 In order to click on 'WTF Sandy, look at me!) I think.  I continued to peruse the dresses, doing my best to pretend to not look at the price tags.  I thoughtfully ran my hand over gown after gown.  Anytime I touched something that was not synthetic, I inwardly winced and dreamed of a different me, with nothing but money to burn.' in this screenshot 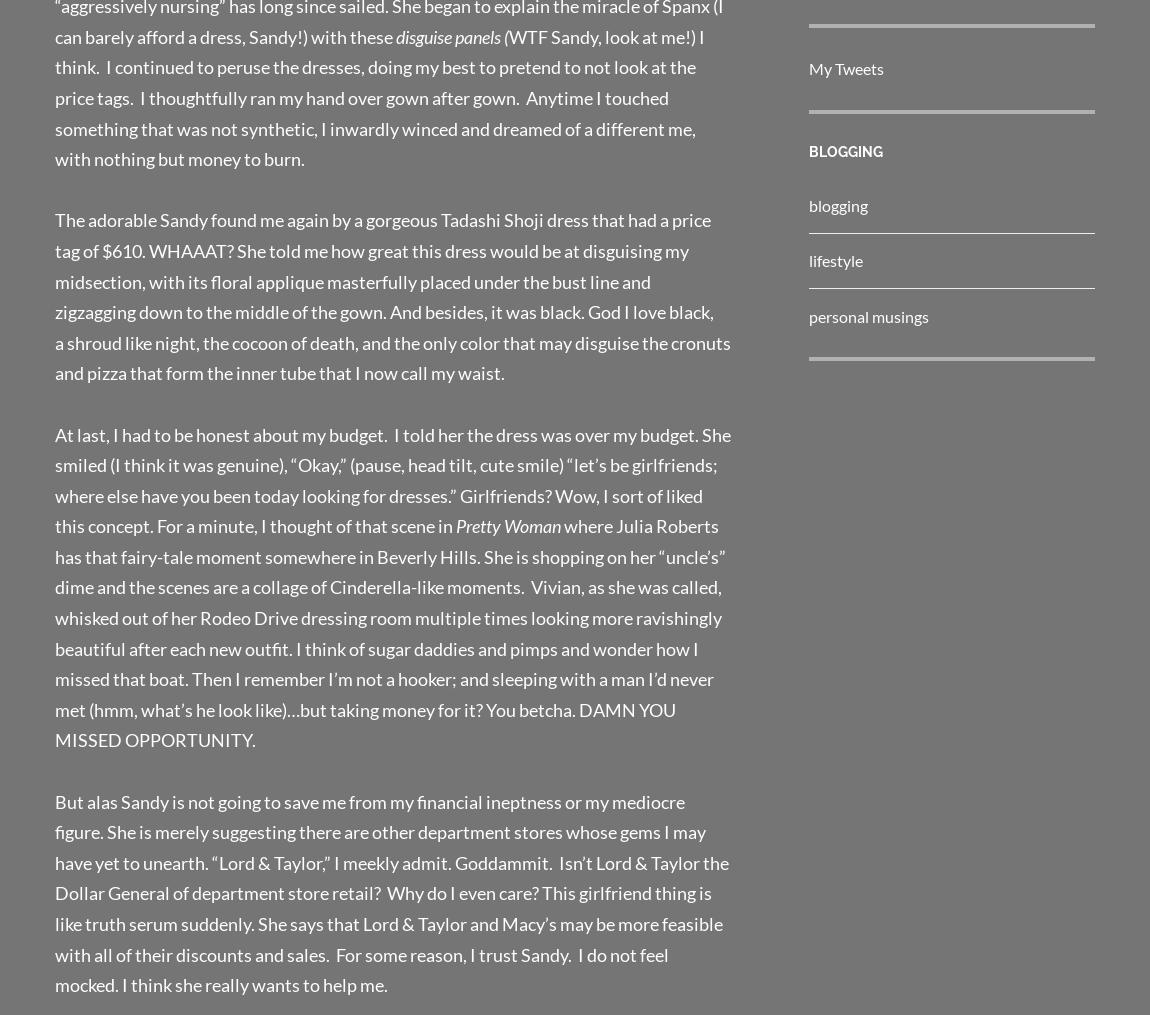, I will do `click(379, 97)`.